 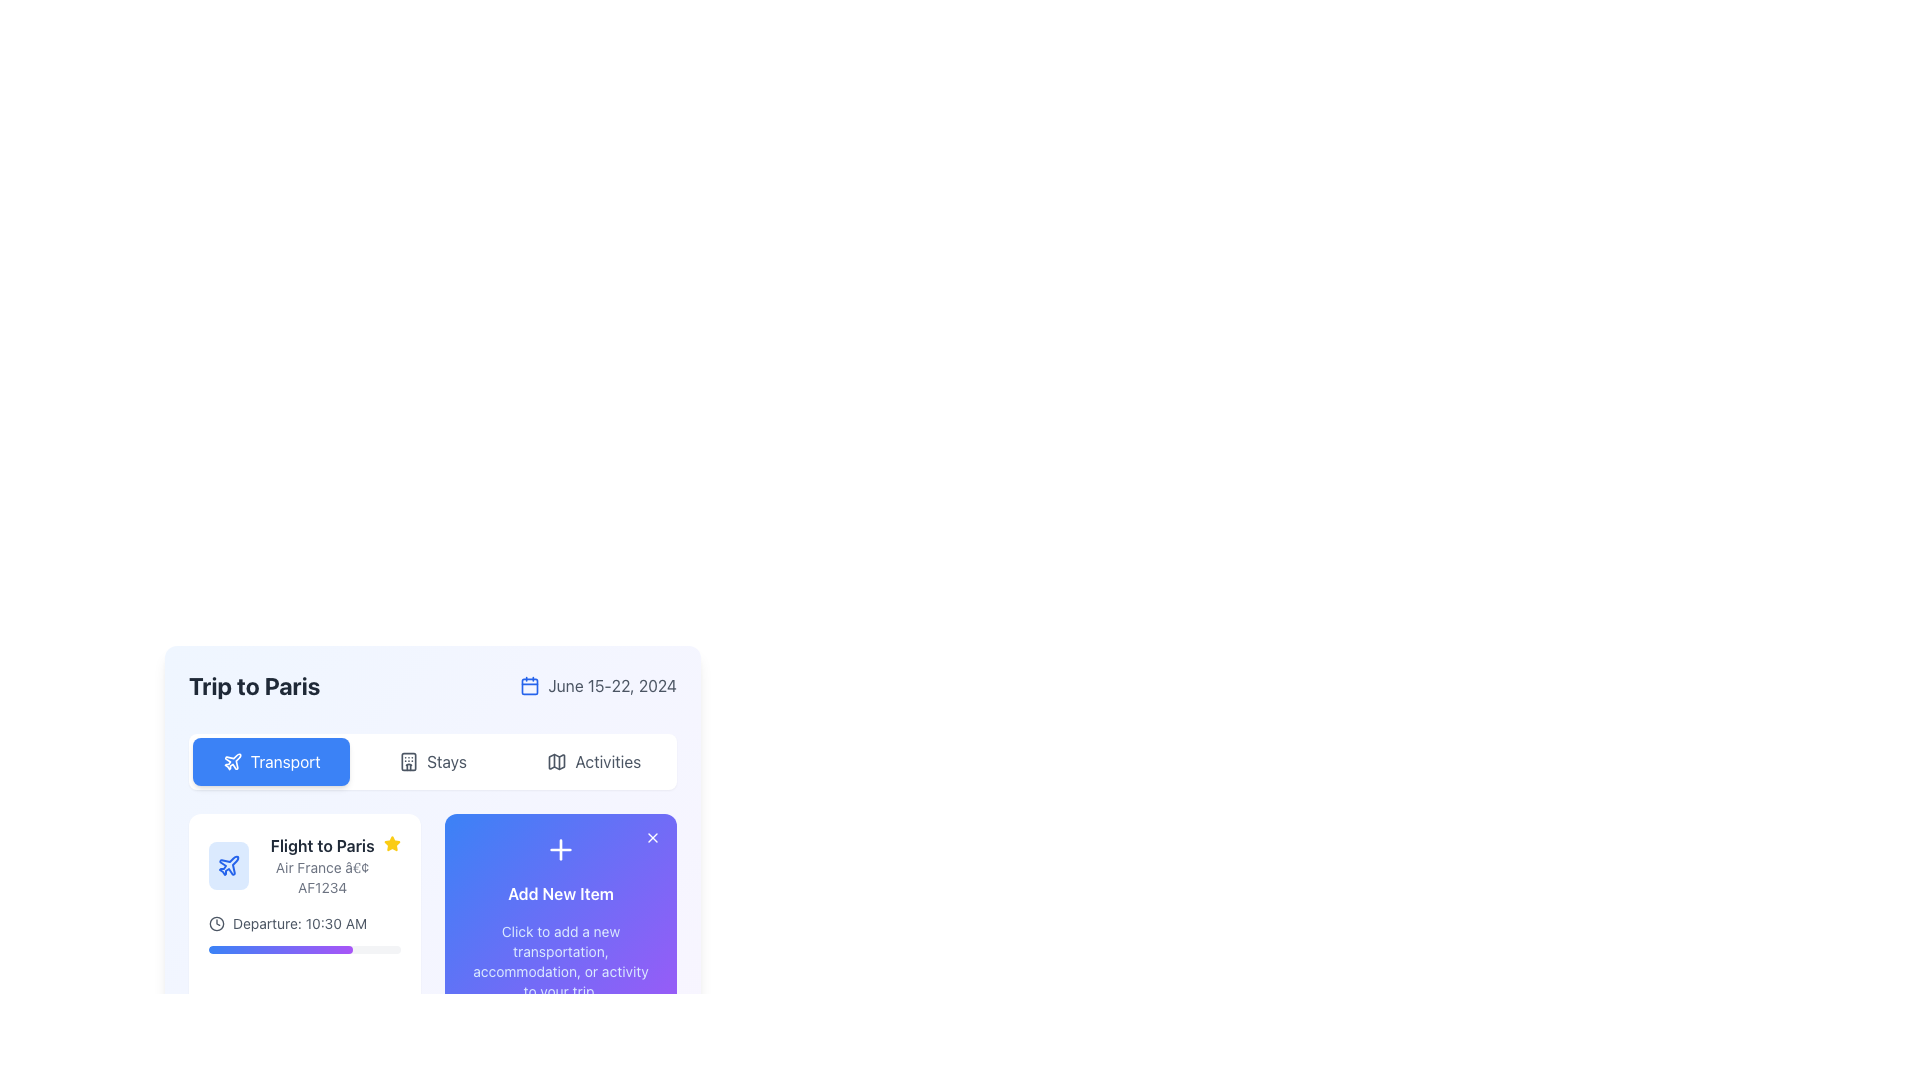 What do you see at coordinates (392, 844) in the screenshot?
I see `the yellow star icon representing a rating or favorite indicator in the 'Flight to Paris' block` at bounding box center [392, 844].